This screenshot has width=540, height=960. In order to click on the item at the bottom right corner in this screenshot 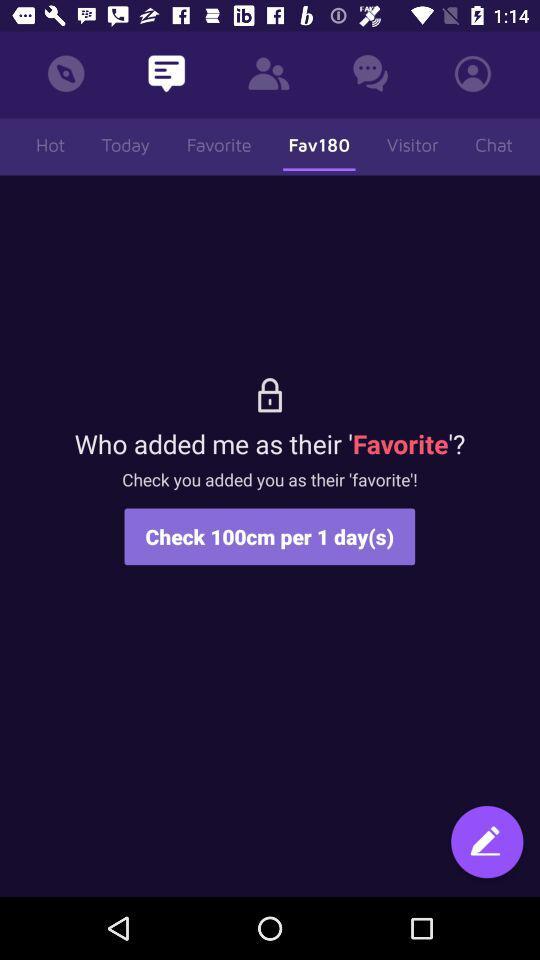, I will do `click(486, 843)`.